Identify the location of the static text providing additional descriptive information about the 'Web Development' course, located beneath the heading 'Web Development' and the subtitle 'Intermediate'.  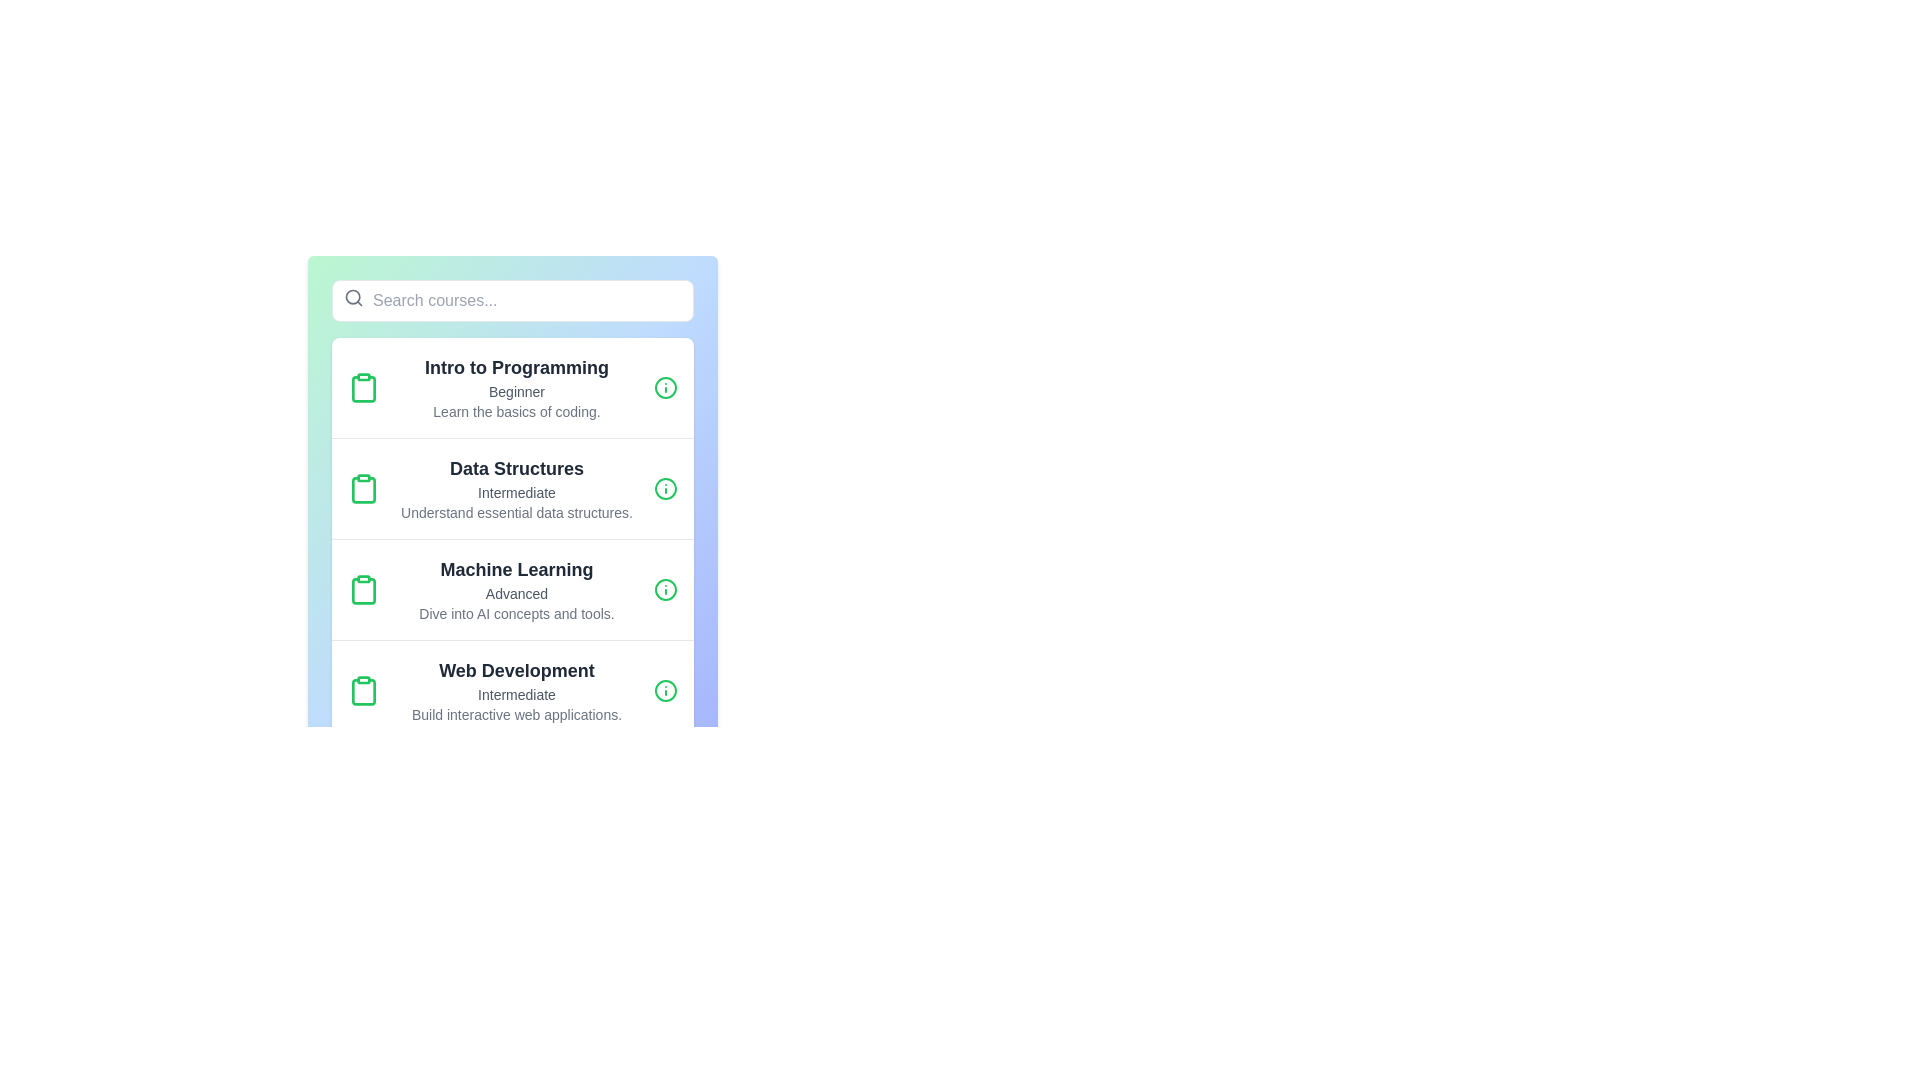
(517, 713).